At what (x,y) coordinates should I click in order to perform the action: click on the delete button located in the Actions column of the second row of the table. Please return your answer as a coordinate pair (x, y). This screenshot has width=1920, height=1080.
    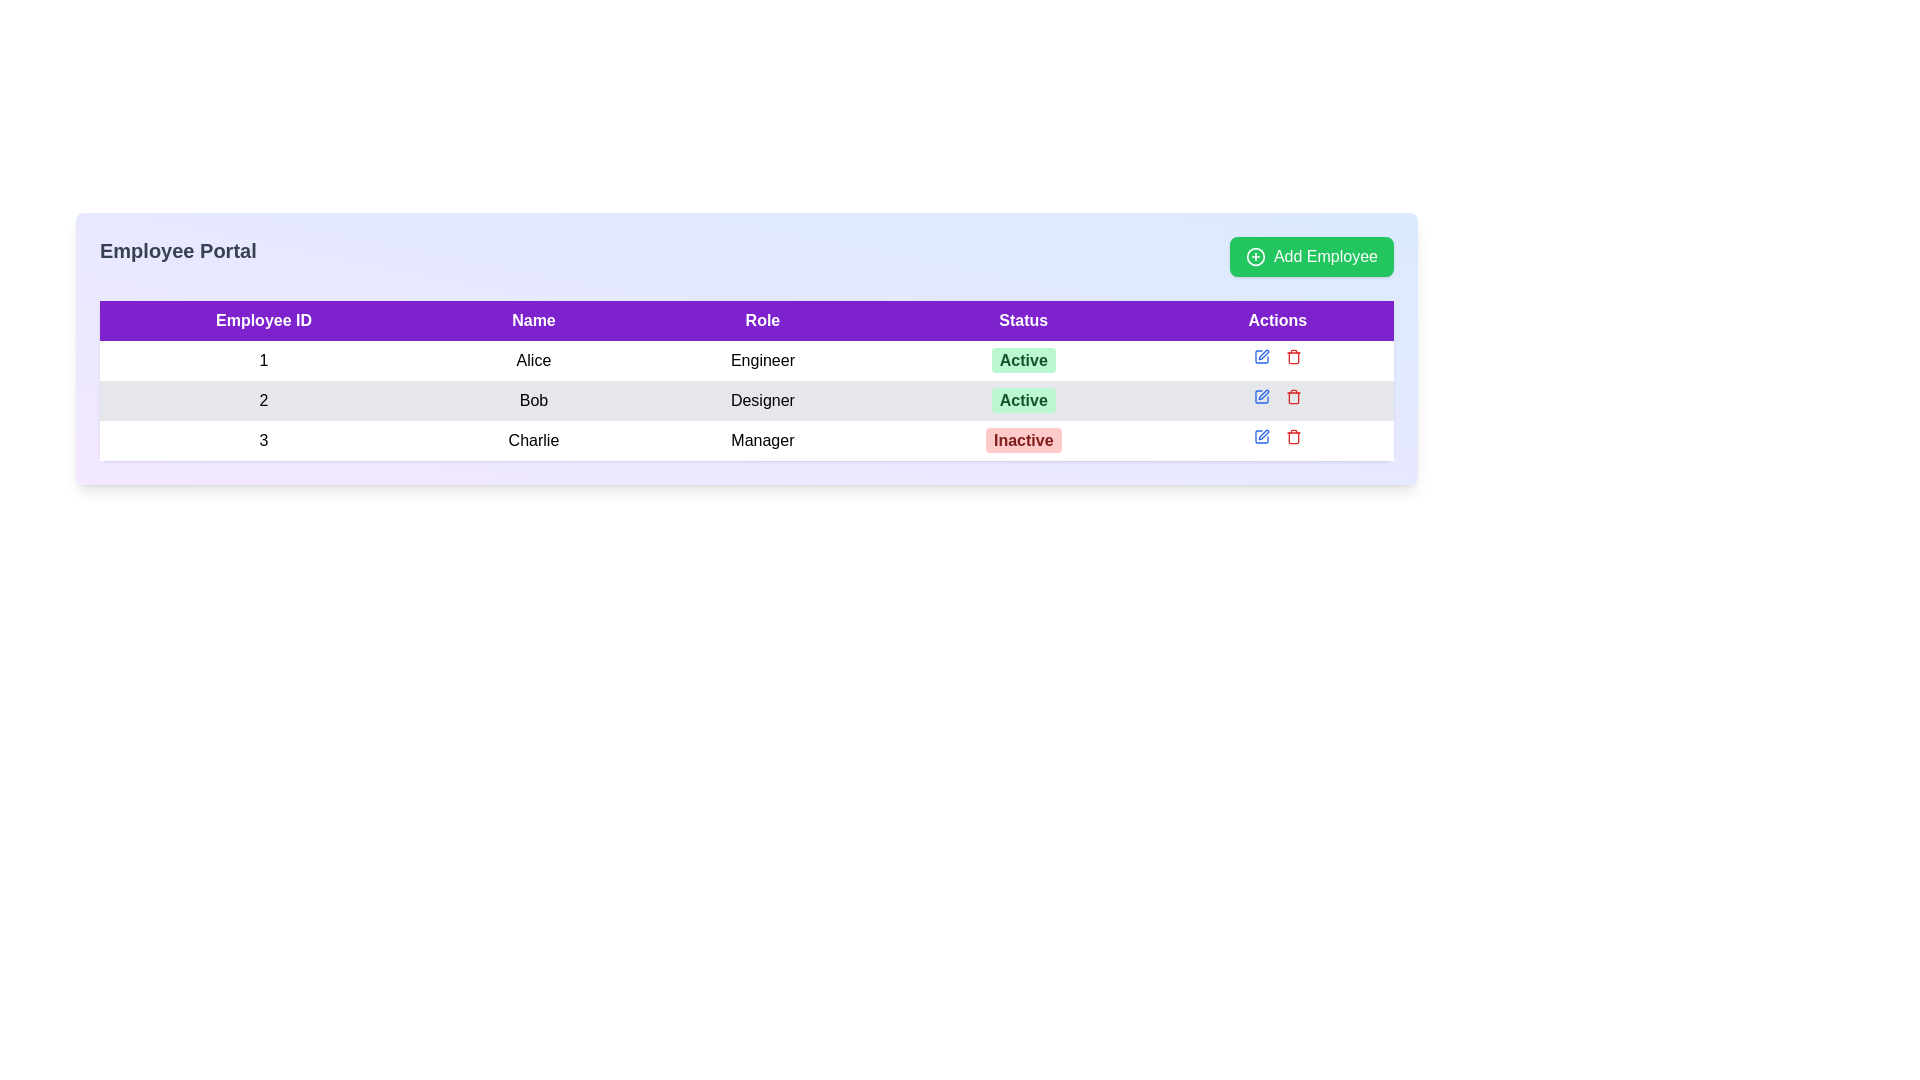
    Looking at the image, I should click on (1293, 397).